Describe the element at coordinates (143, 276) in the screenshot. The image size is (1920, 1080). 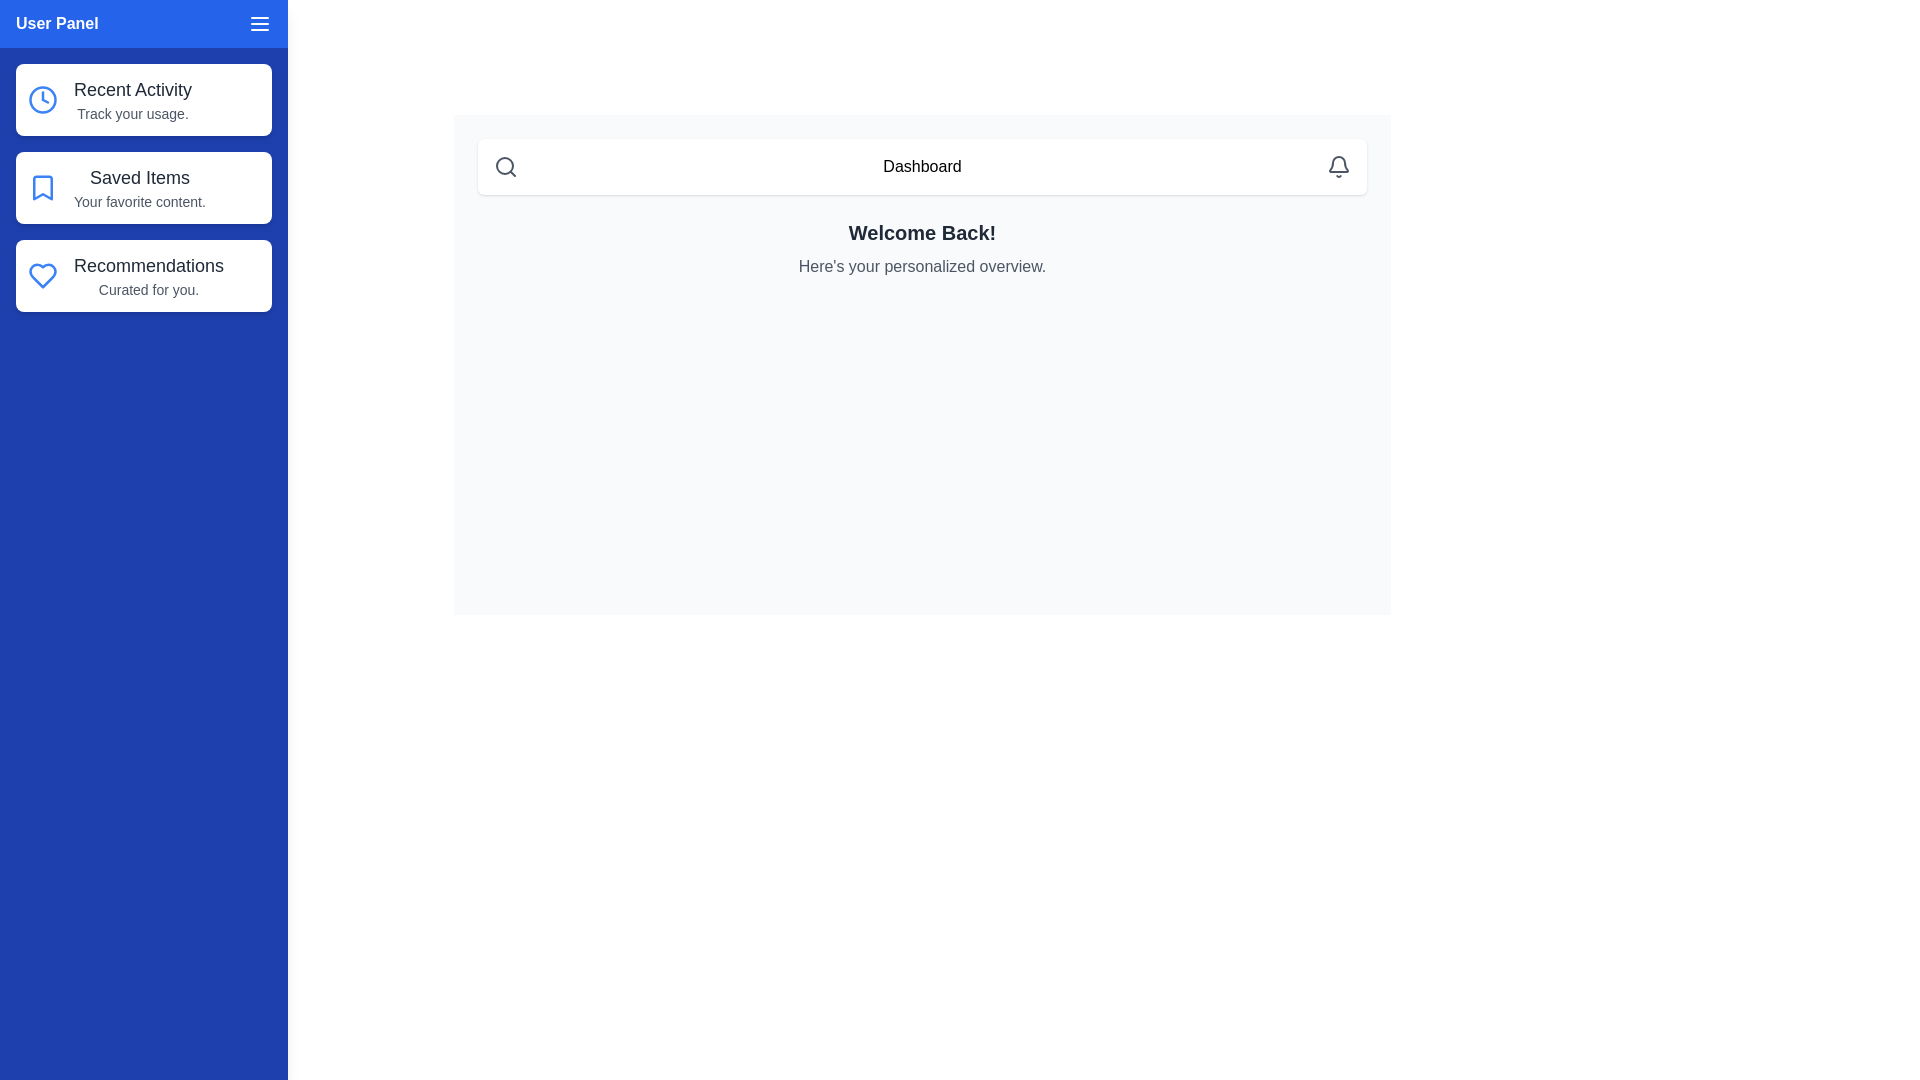
I see `the menu item Recommendations from the InteractiveUserDrawer` at that location.